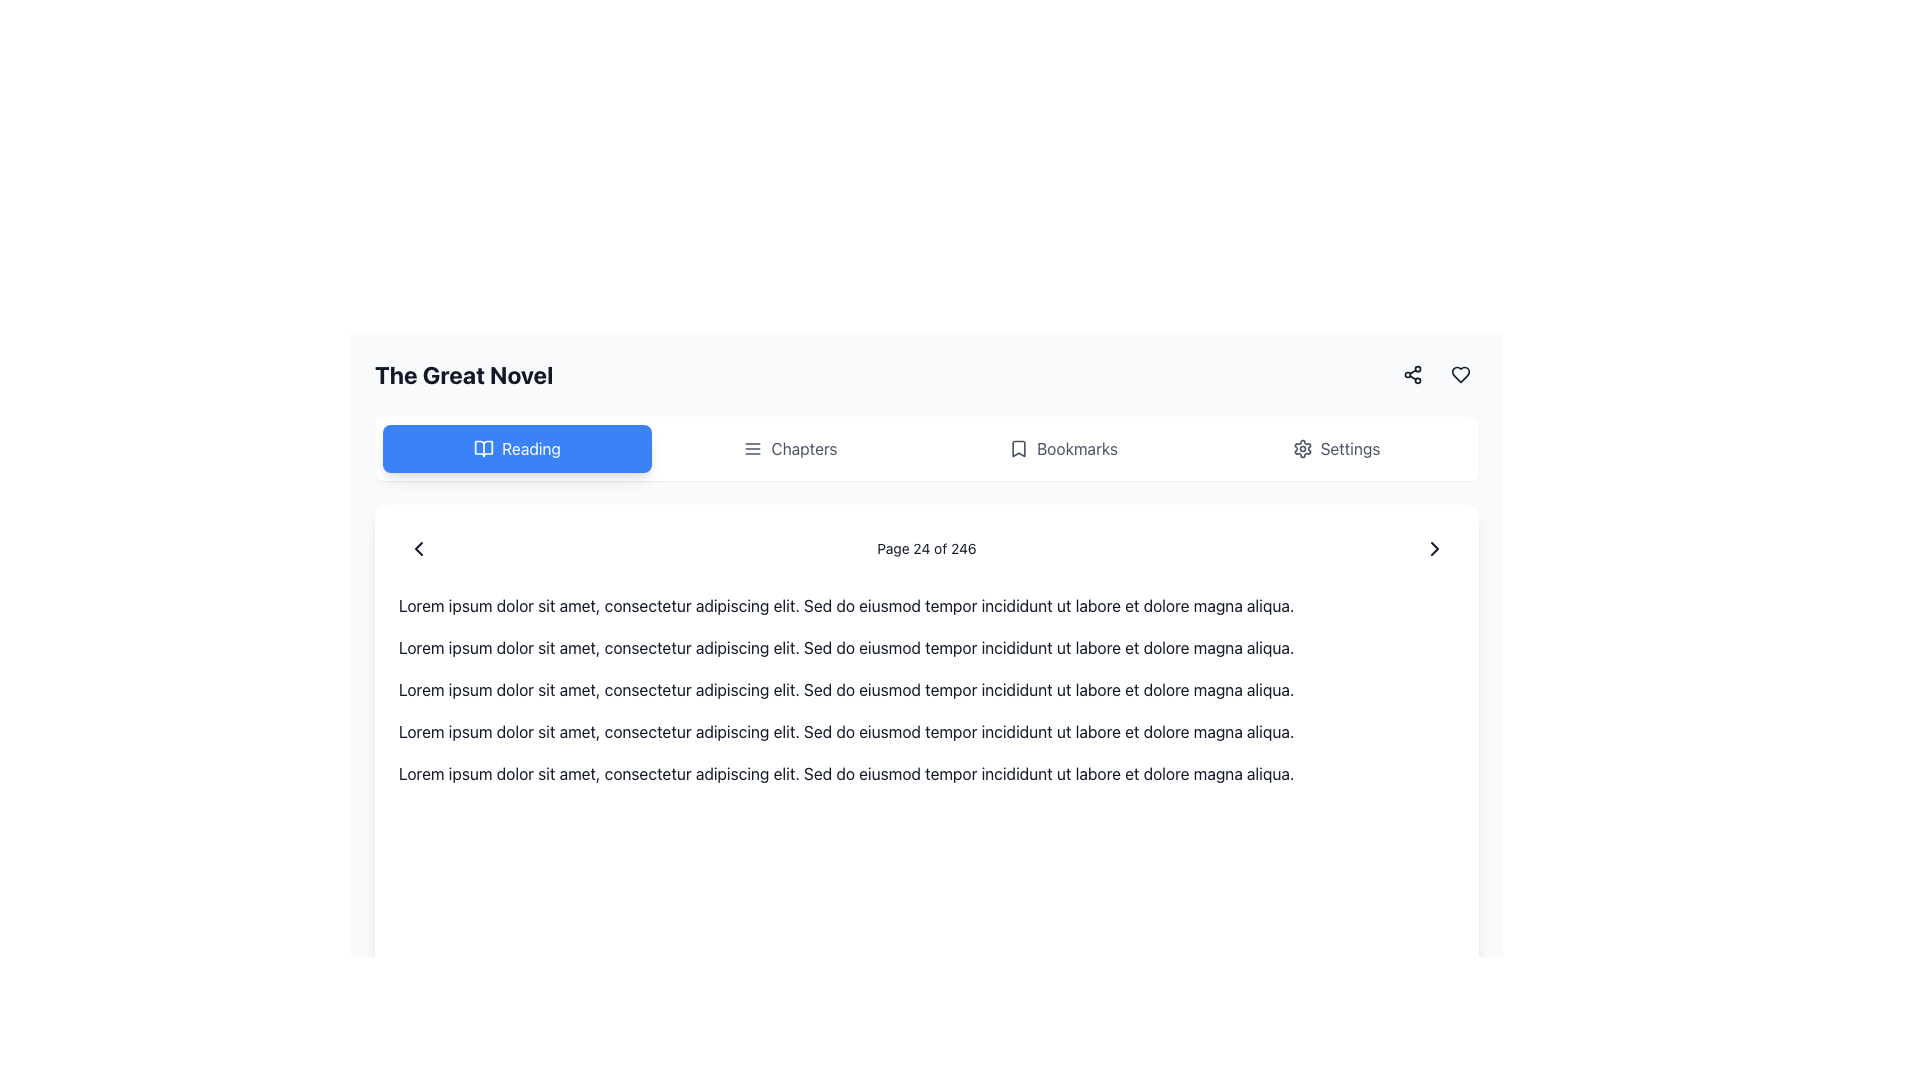  What do you see at coordinates (1460, 374) in the screenshot?
I see `the heart SVG icon within the circular button located in the top-right corner of the interface` at bounding box center [1460, 374].